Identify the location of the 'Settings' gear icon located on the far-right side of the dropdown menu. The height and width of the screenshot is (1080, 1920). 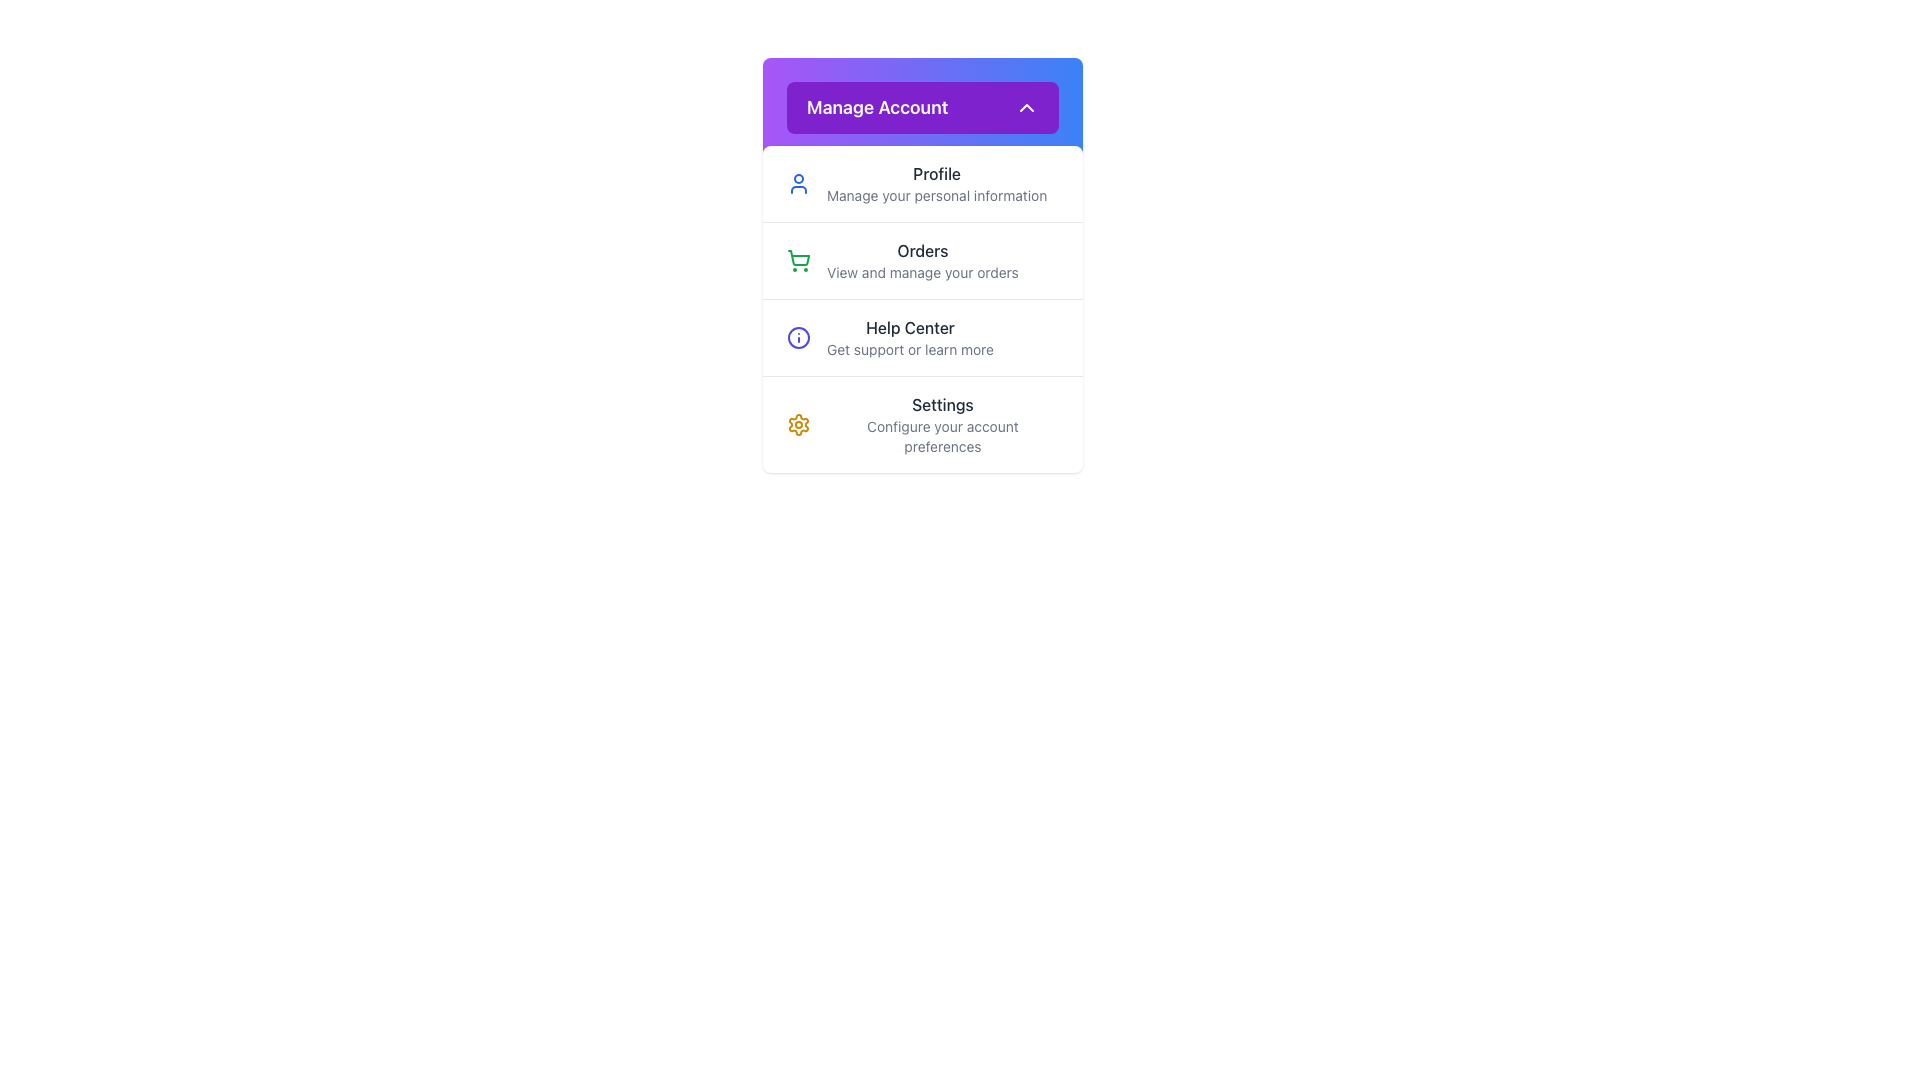
(797, 423).